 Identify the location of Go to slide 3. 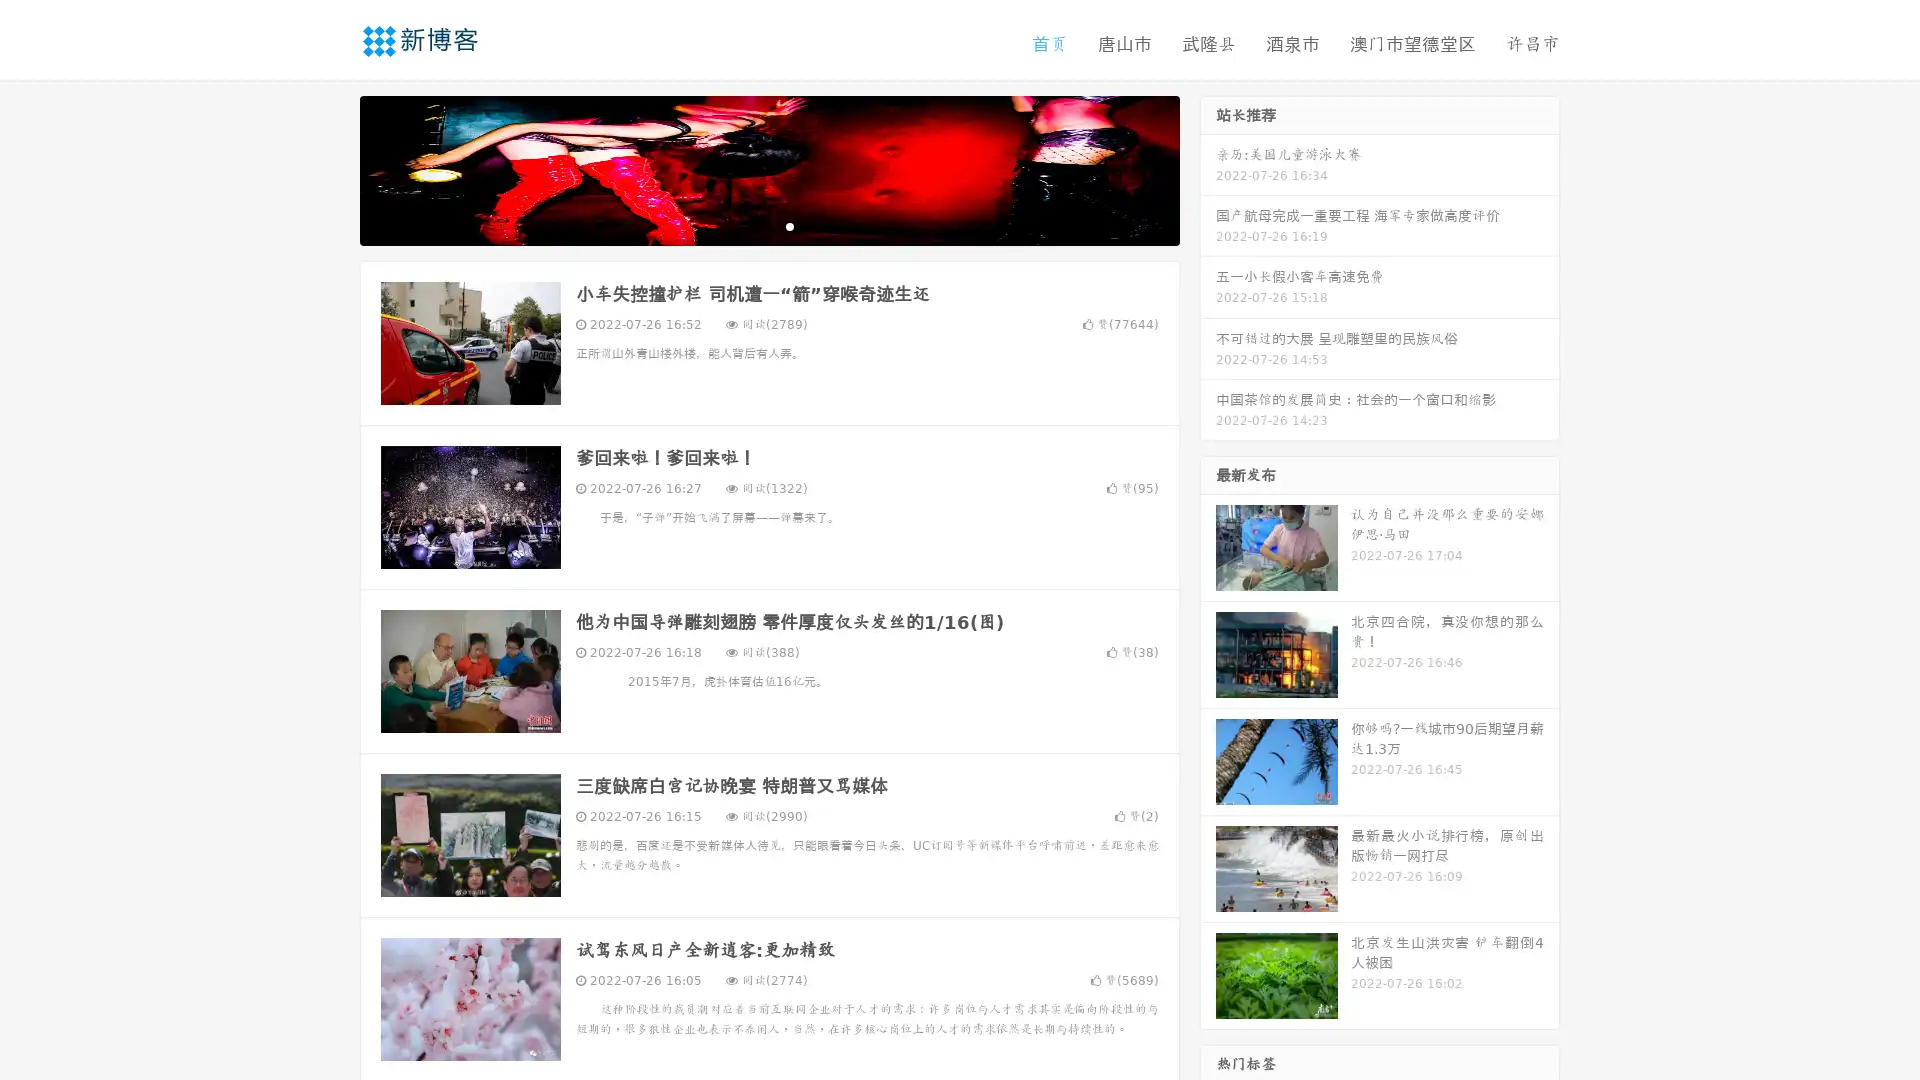
(789, 225).